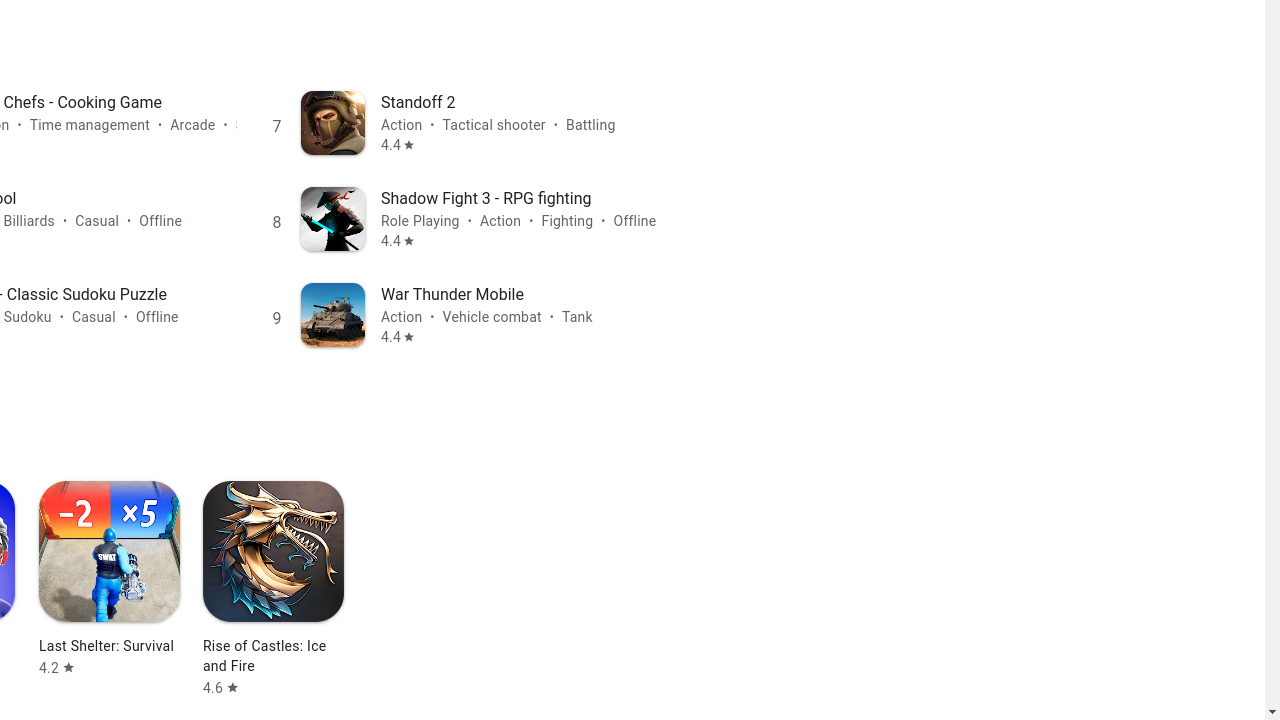 Image resolution: width=1280 pixels, height=720 pixels. Describe the element at coordinates (467, 122) in the screenshot. I see `'Rank 7 Standoff 2 Action • Tactical shooter • Battling Rated 4.4 stars out of five stars'` at that location.